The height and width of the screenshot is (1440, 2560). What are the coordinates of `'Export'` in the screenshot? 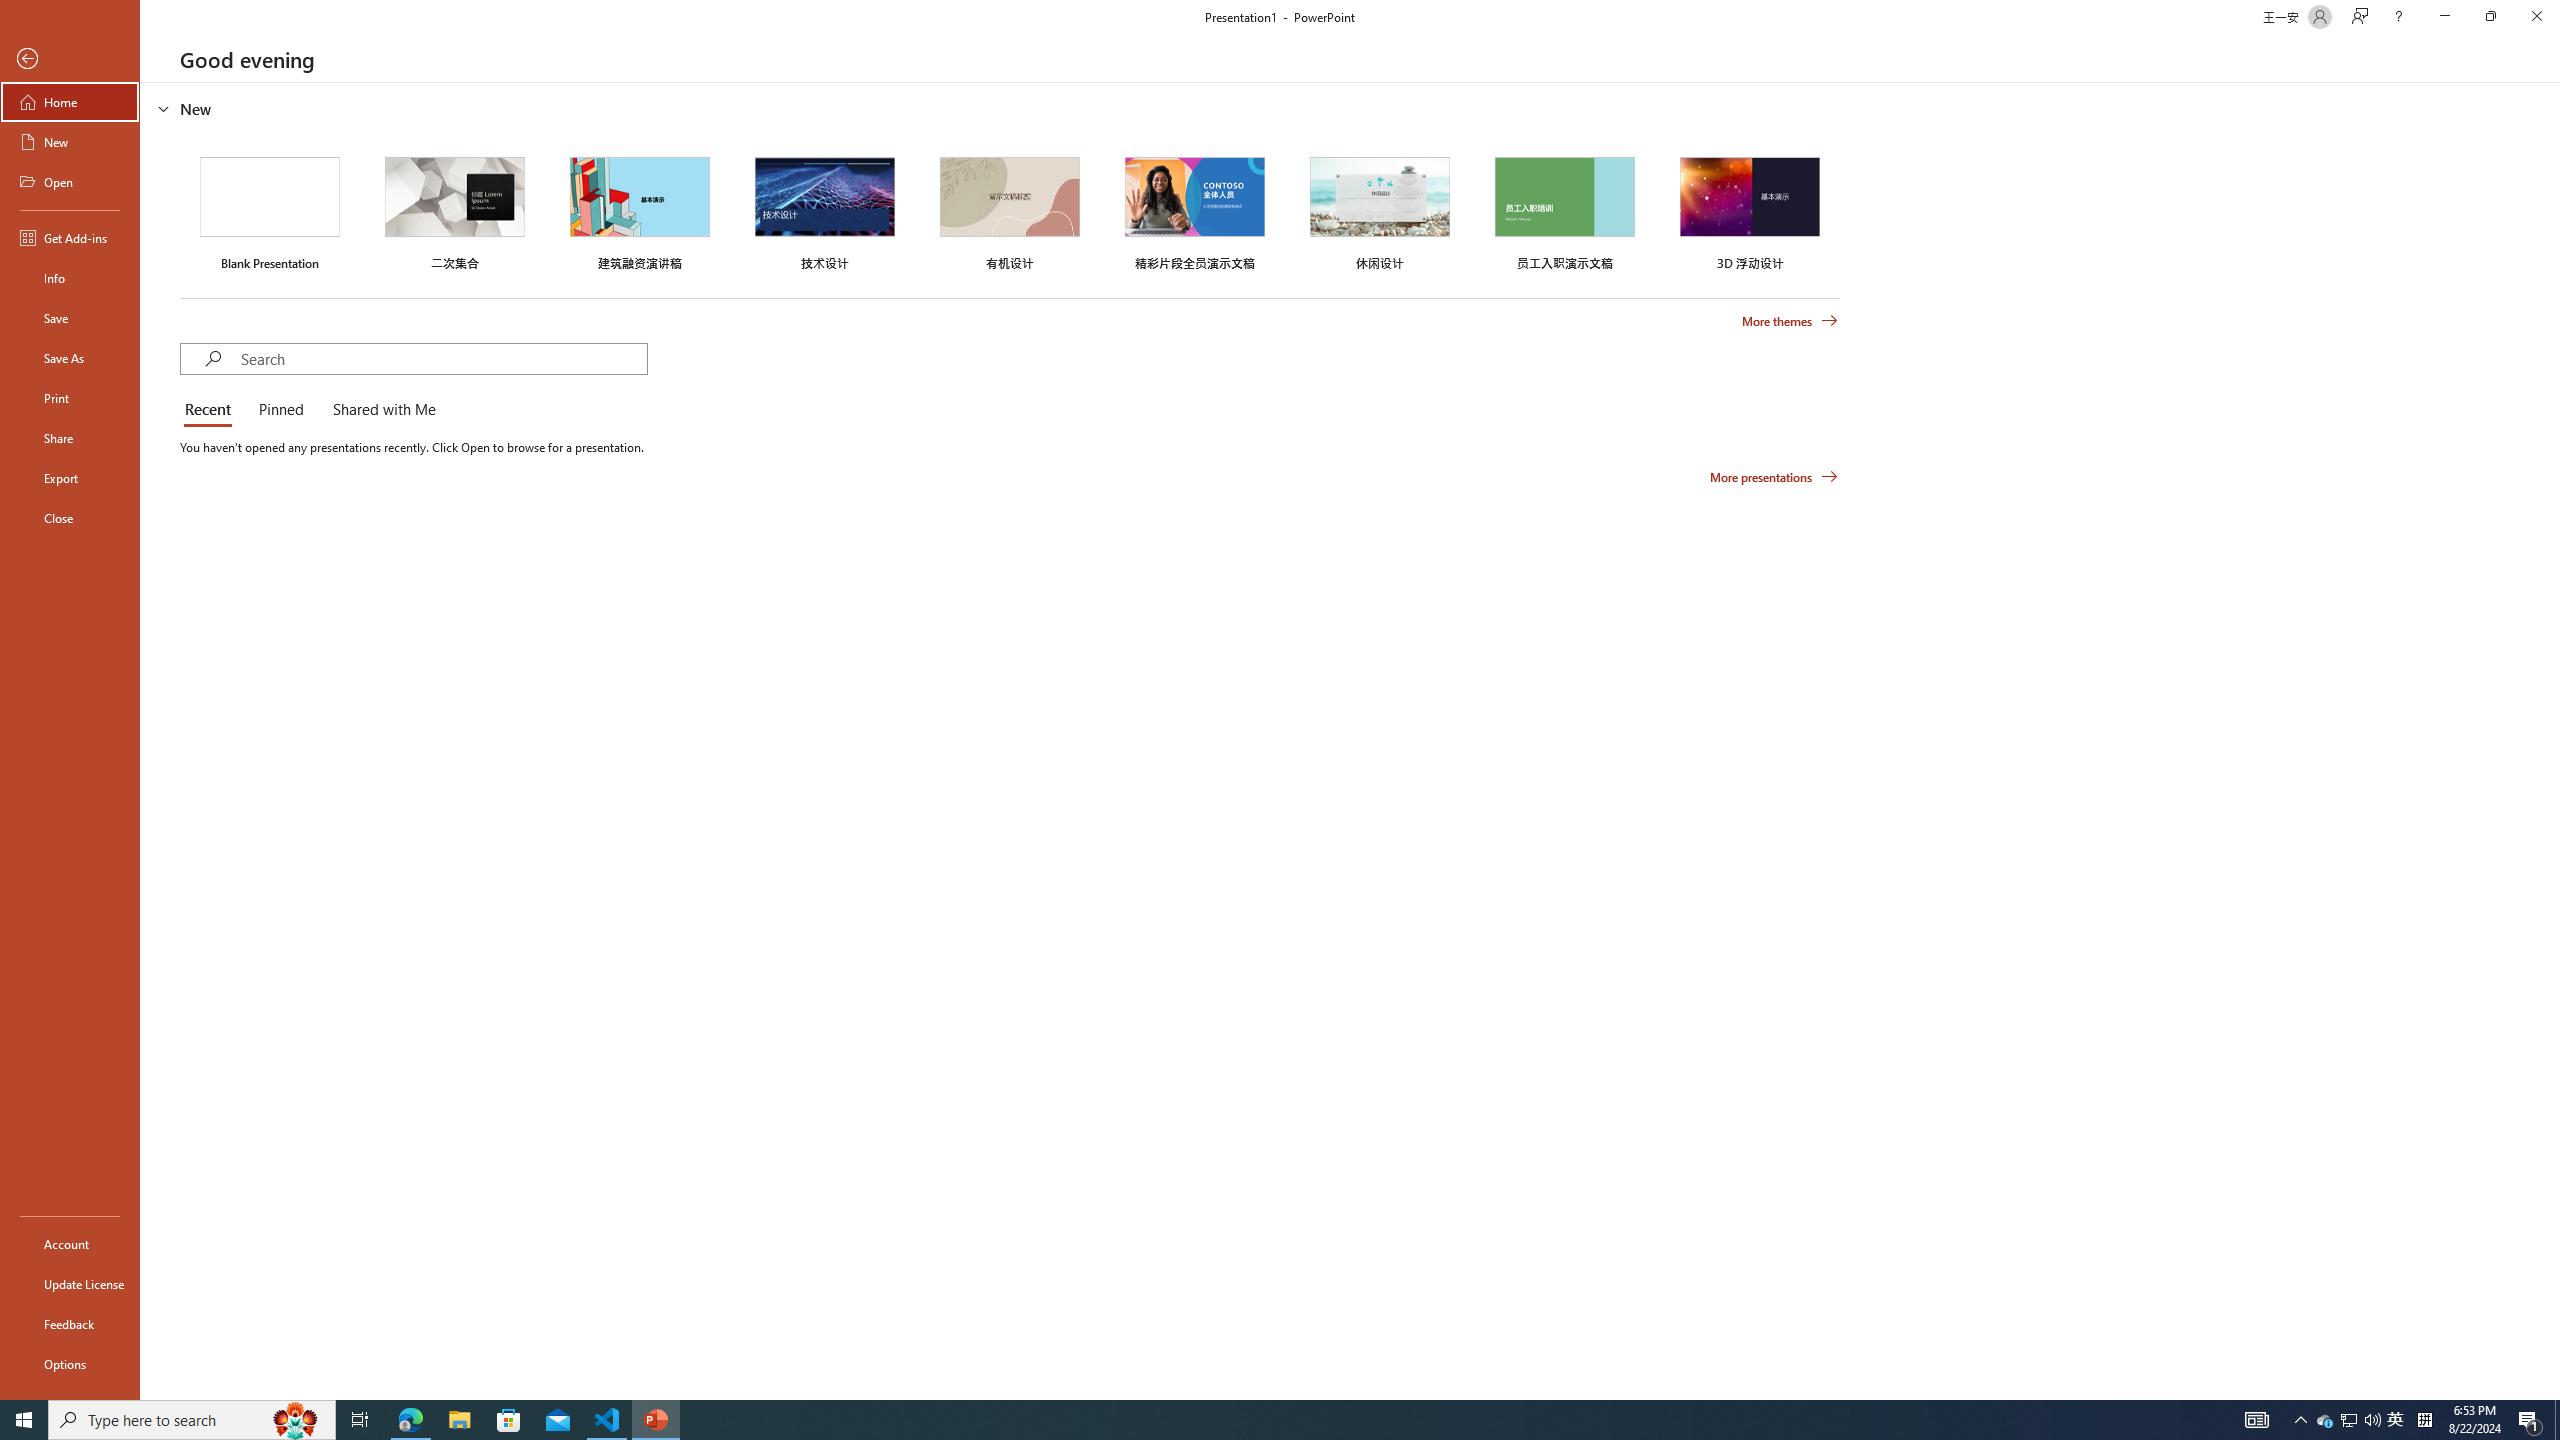 It's located at (69, 478).